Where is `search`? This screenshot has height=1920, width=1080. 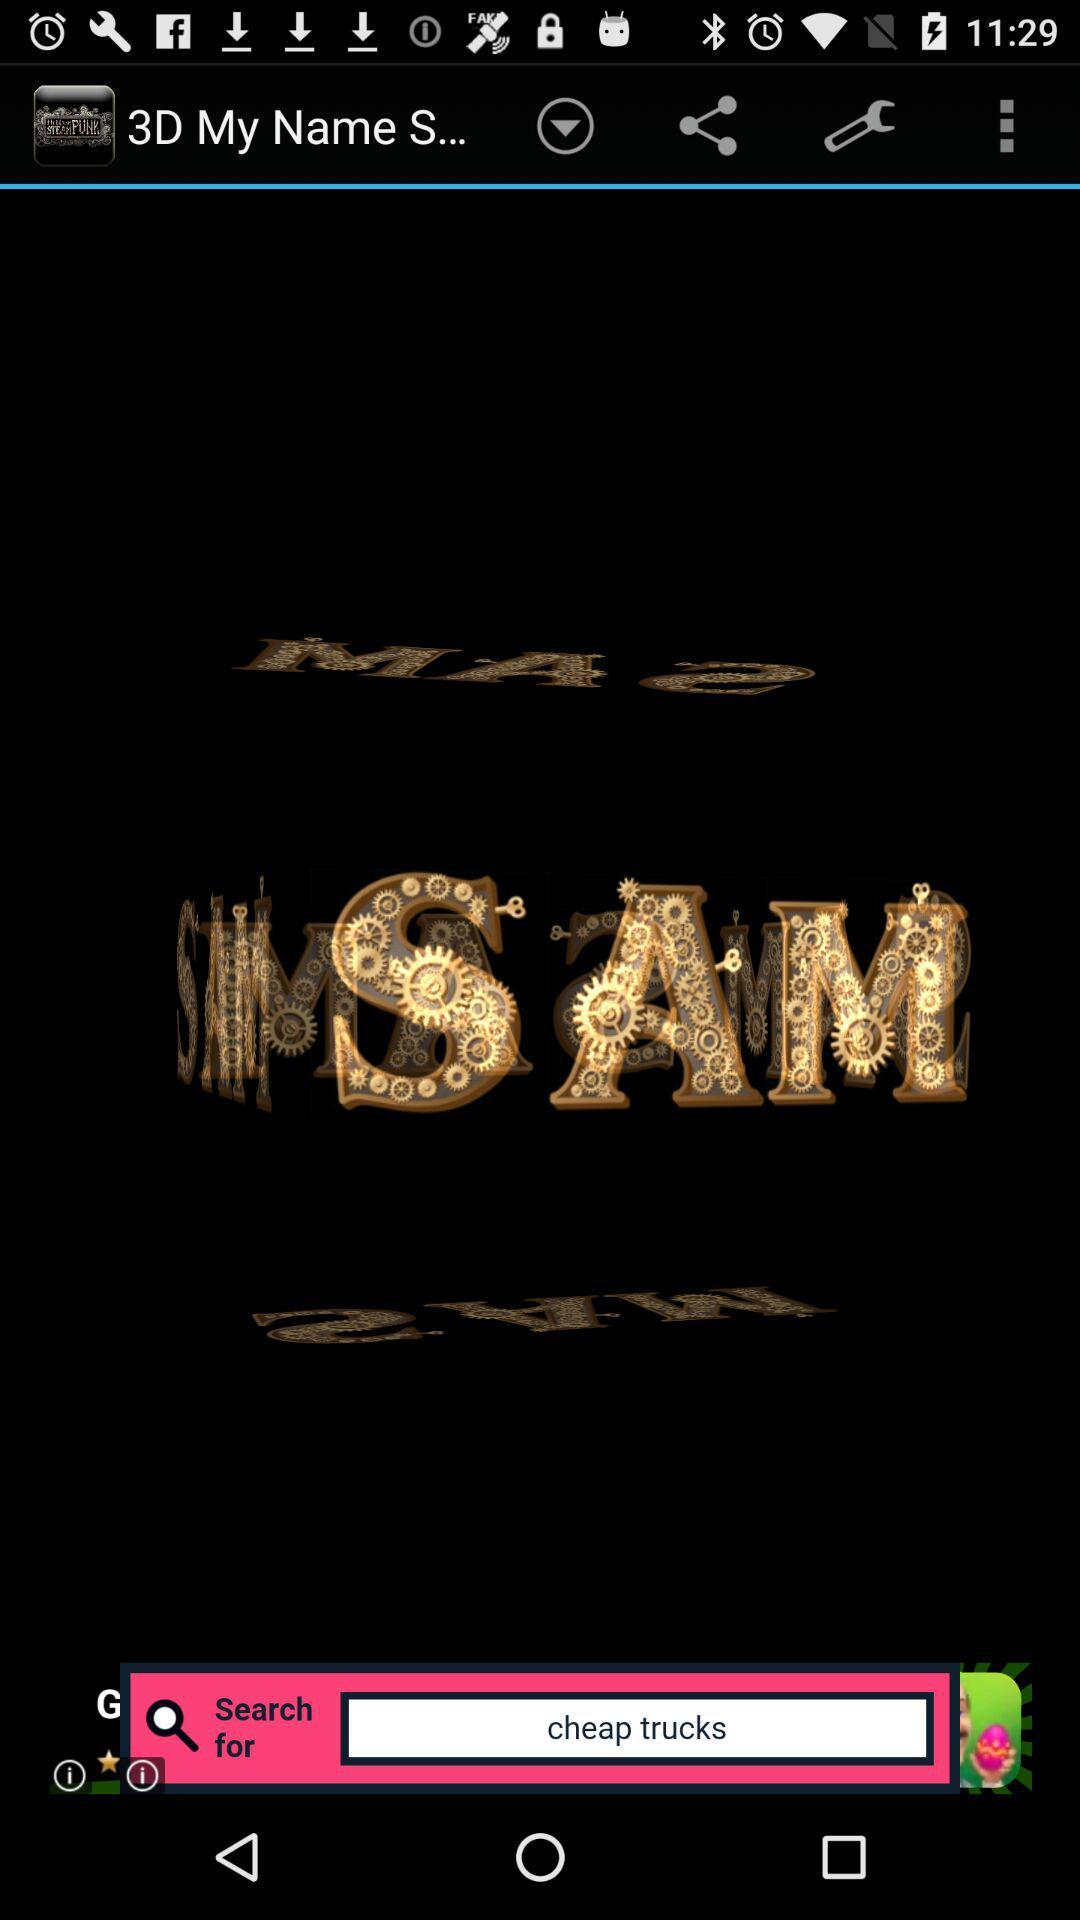
search is located at coordinates (538, 1727).